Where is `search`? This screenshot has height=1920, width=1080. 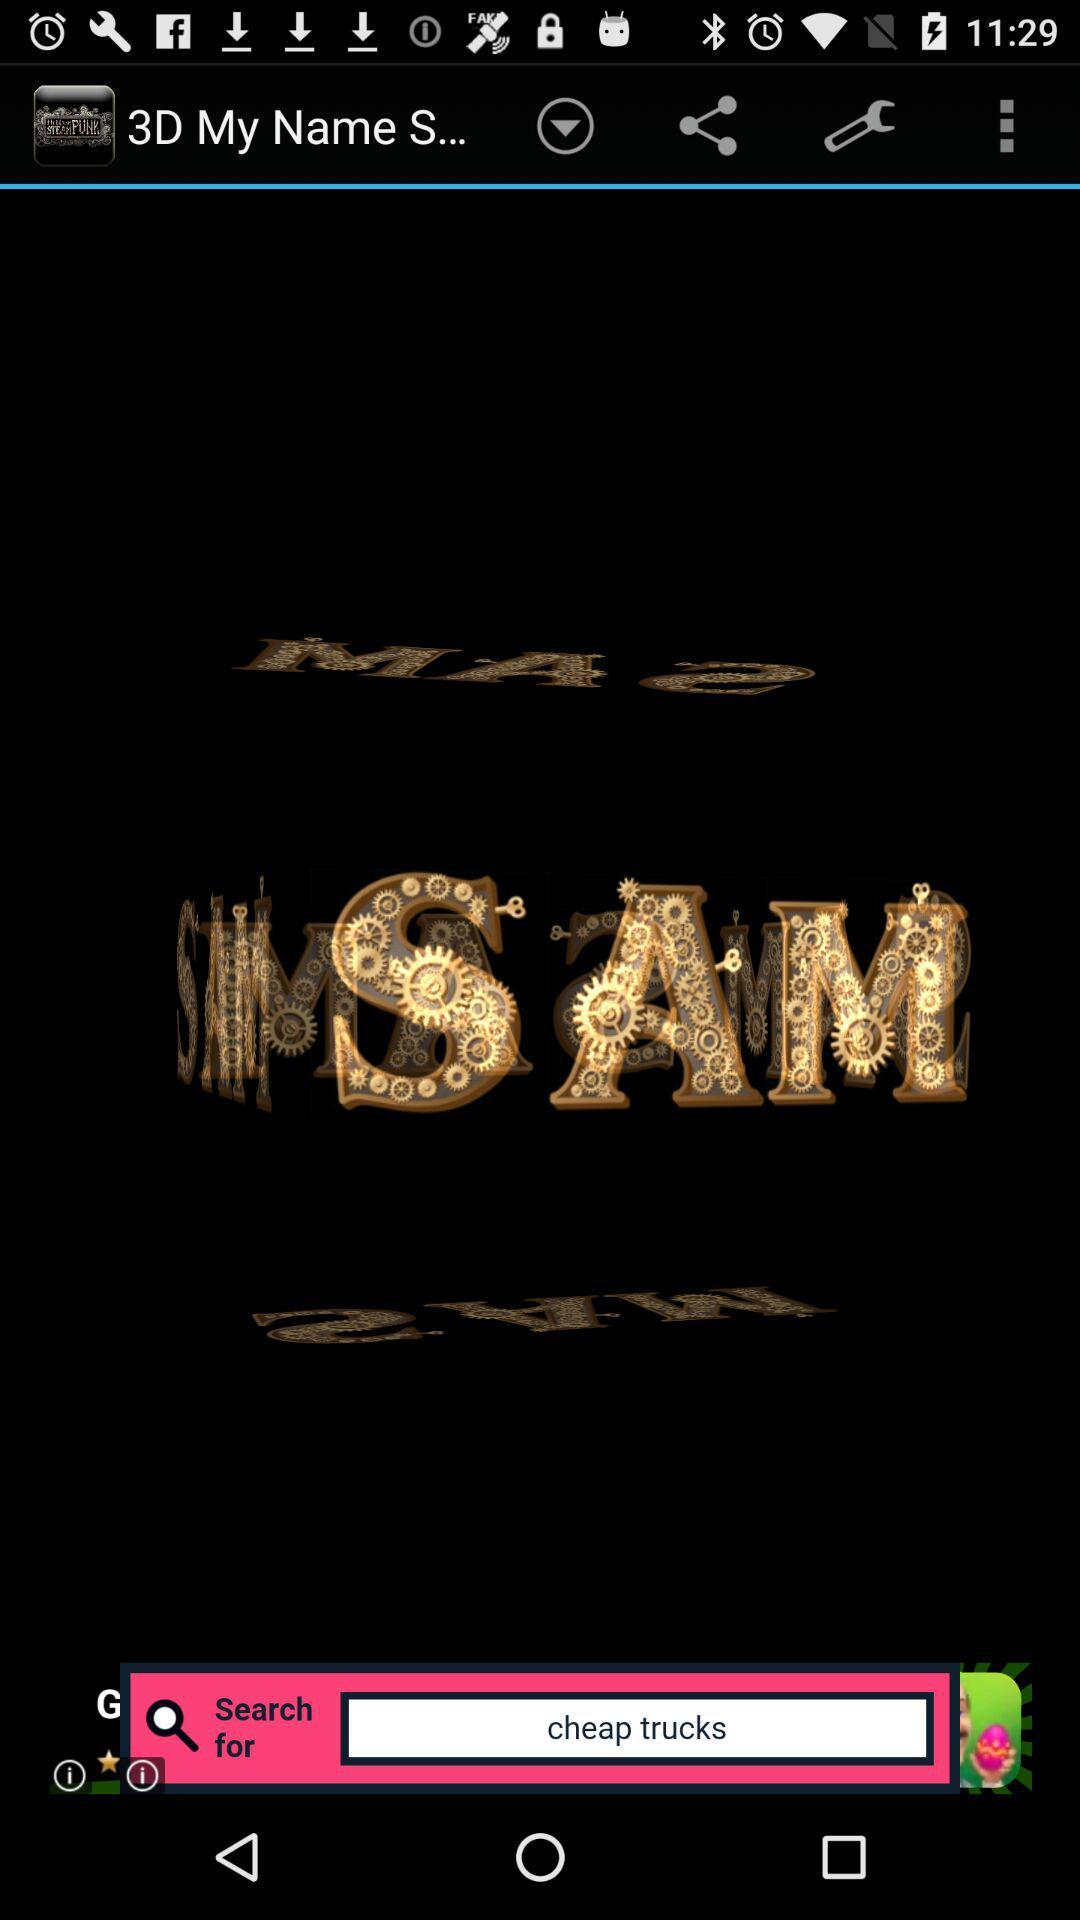
search is located at coordinates (538, 1727).